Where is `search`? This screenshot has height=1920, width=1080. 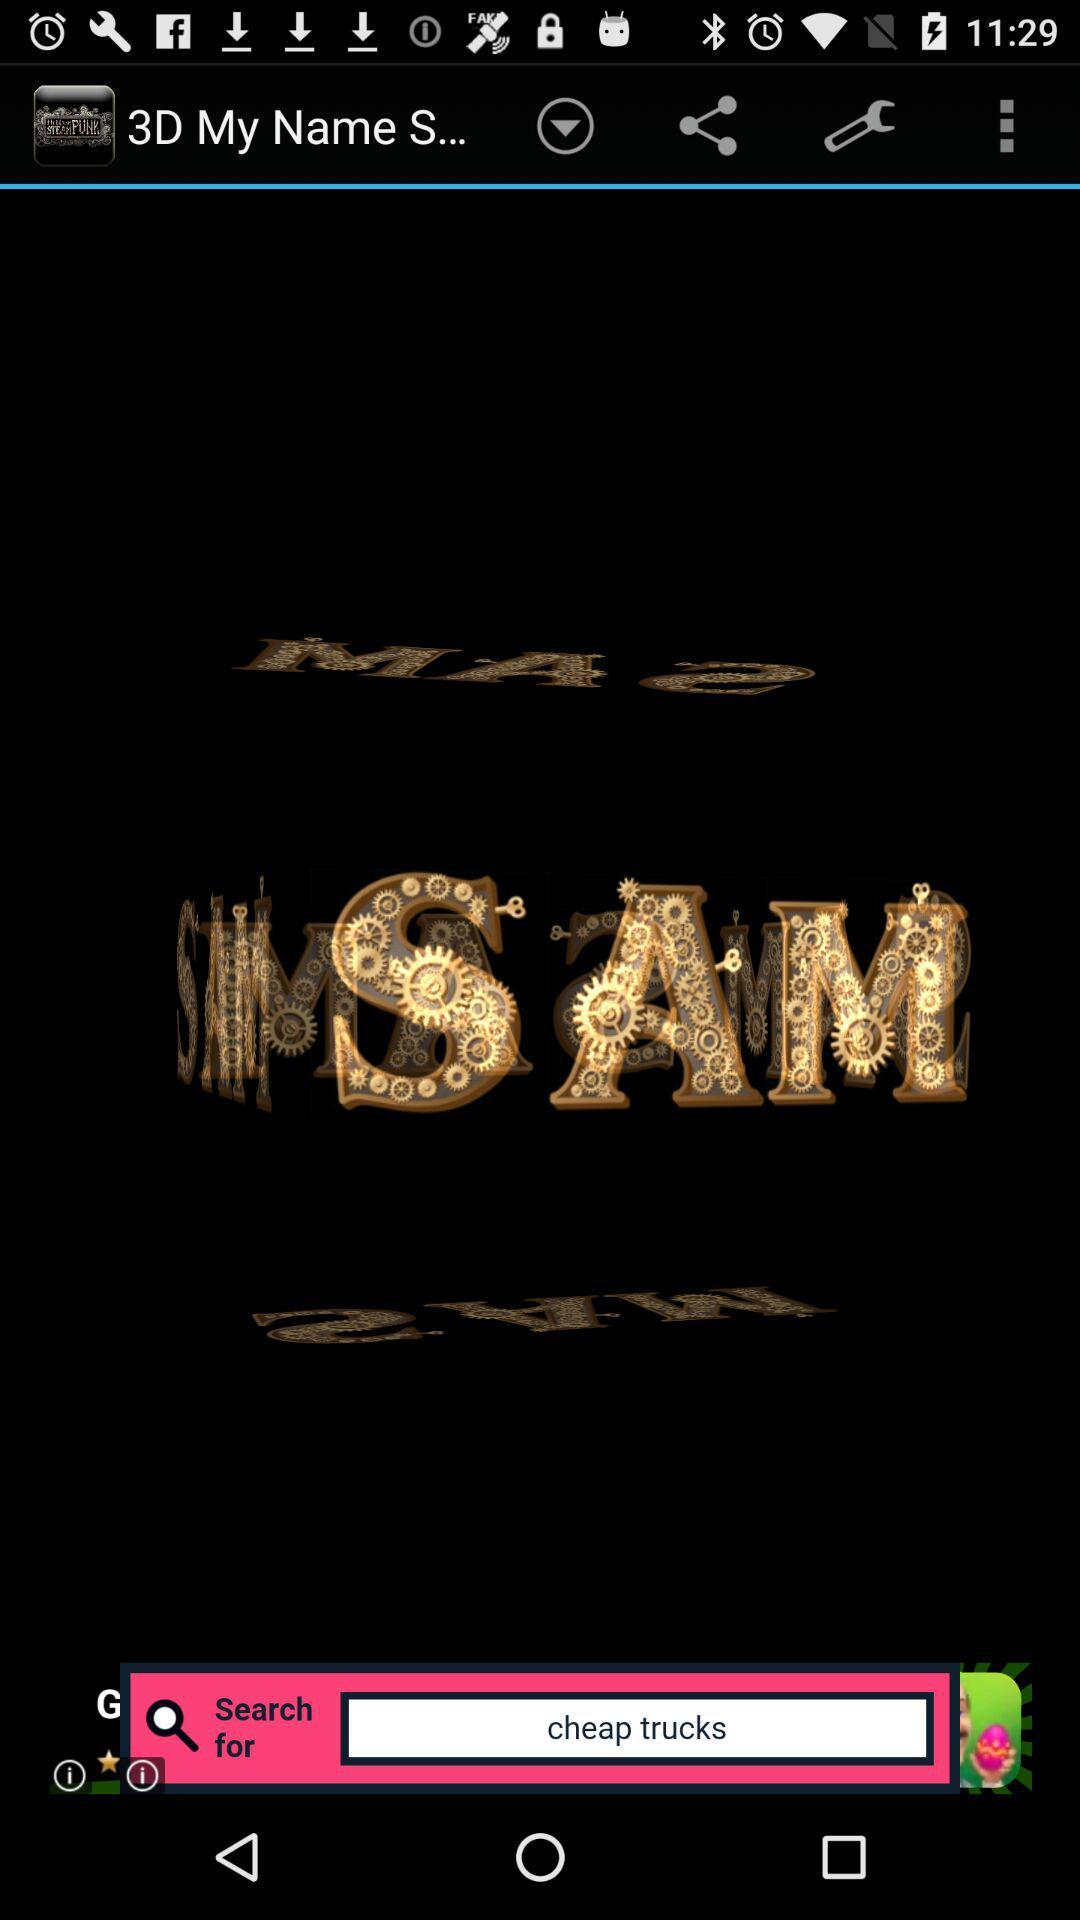
search is located at coordinates (538, 1727).